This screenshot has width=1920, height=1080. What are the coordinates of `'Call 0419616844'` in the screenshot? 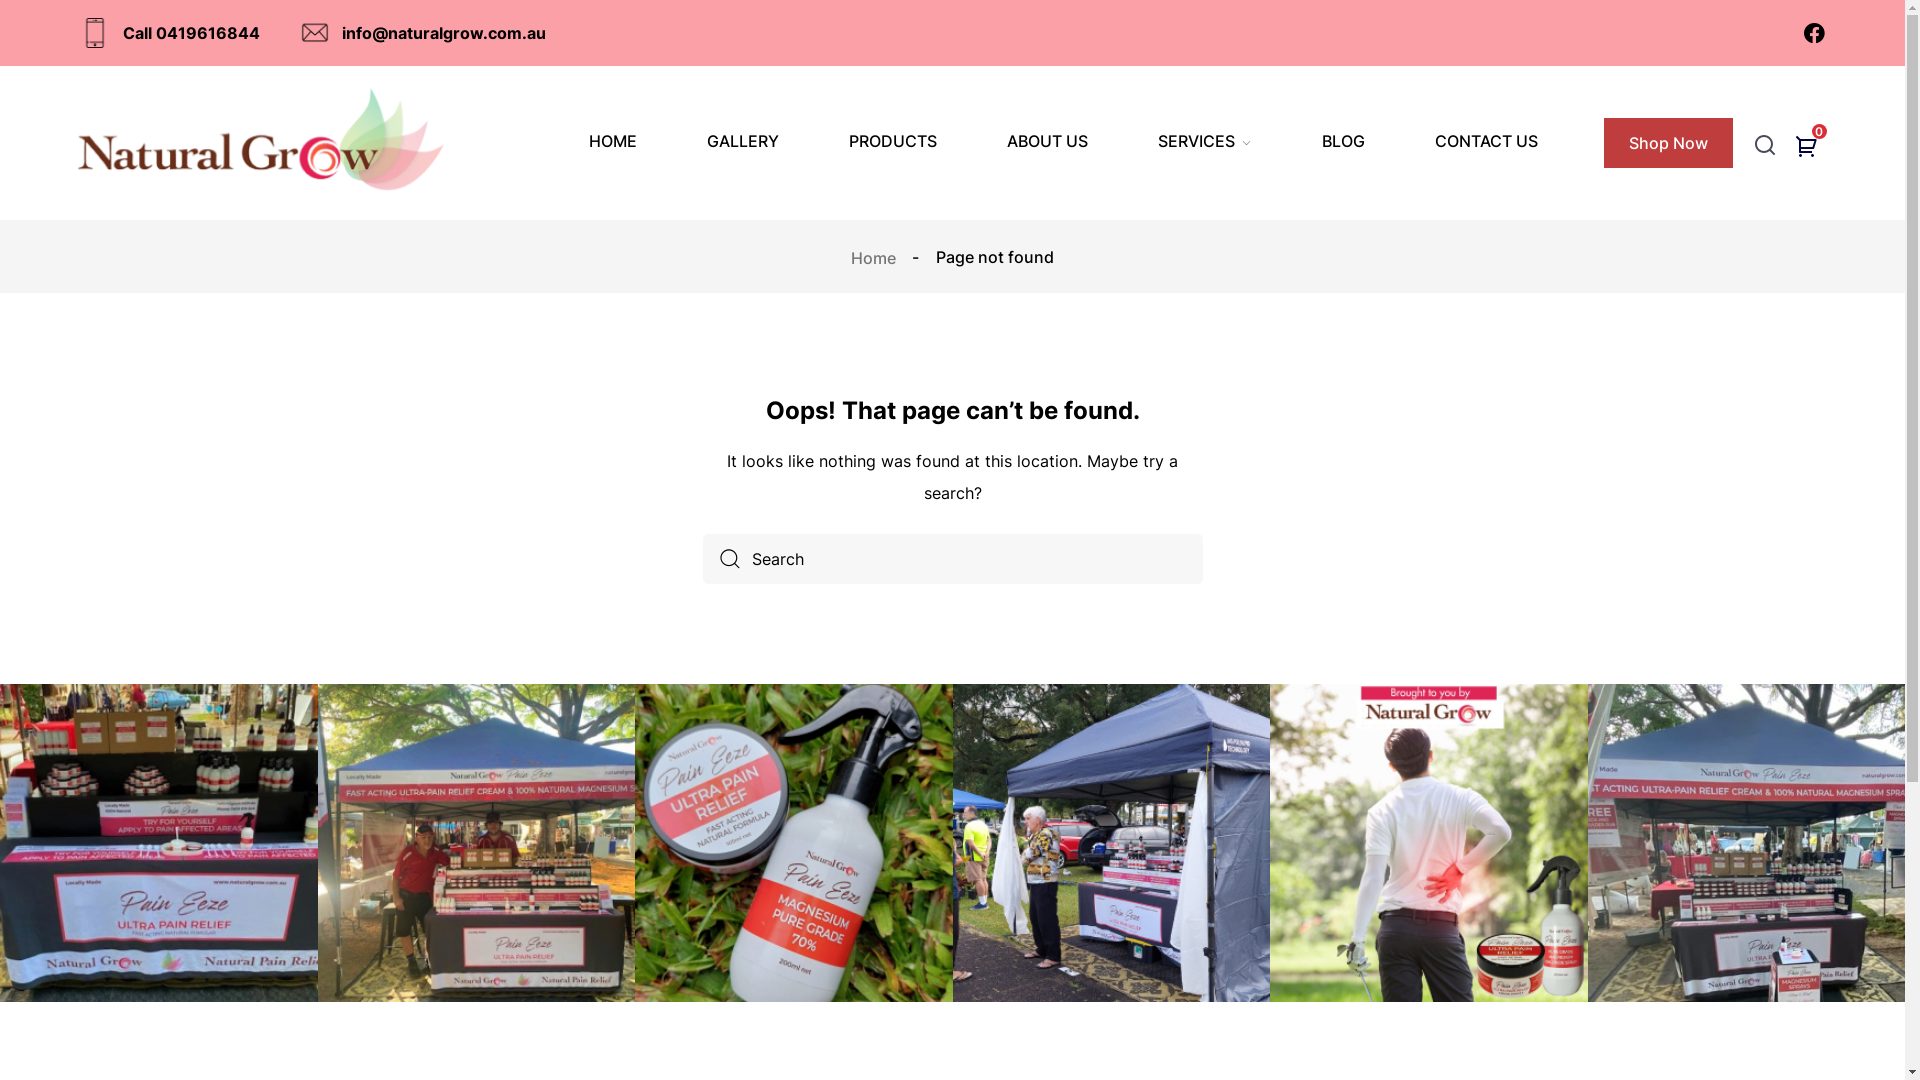 It's located at (80, 33).